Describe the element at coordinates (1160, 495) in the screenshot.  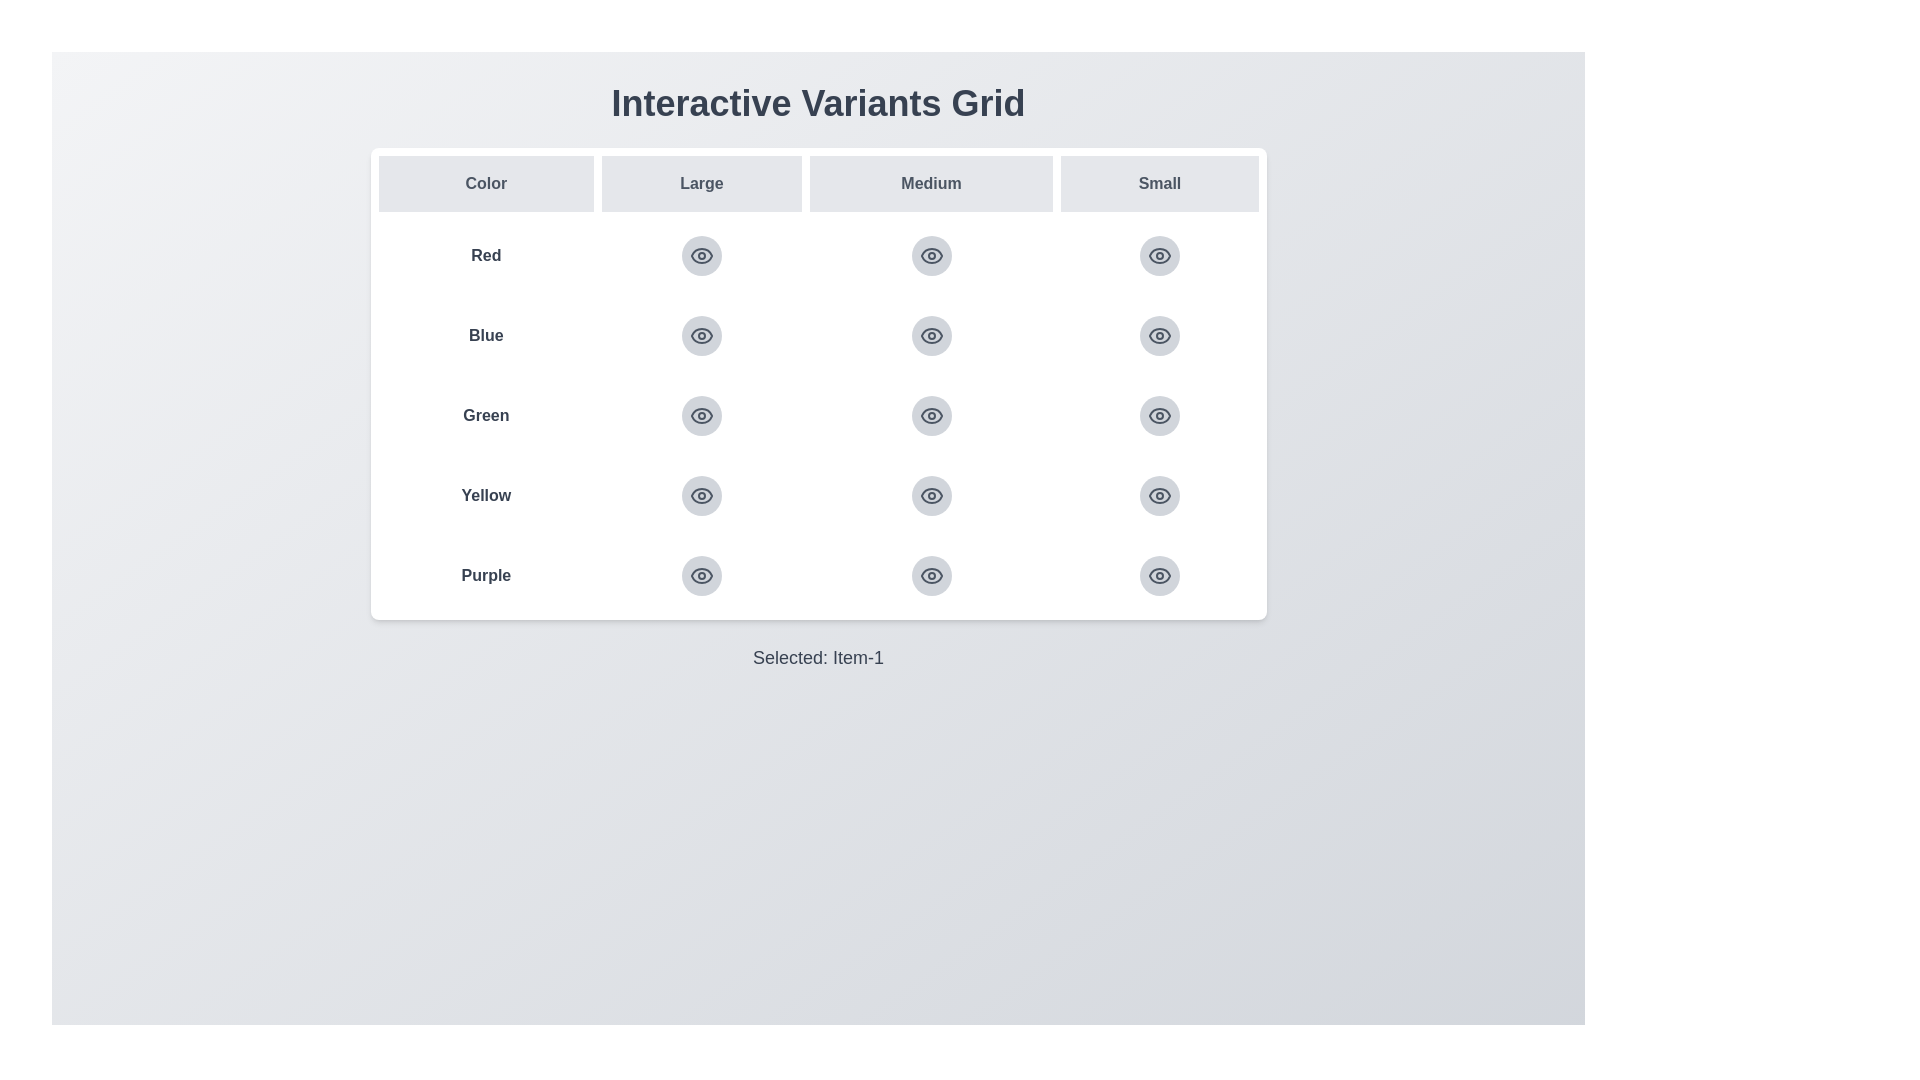
I see `the eye-shaped icon button, which is gray with a circular outline and a central dot, located in the bottom row and third column of the grid under the 'Small' category and next to the 'Yellow' row` at that location.